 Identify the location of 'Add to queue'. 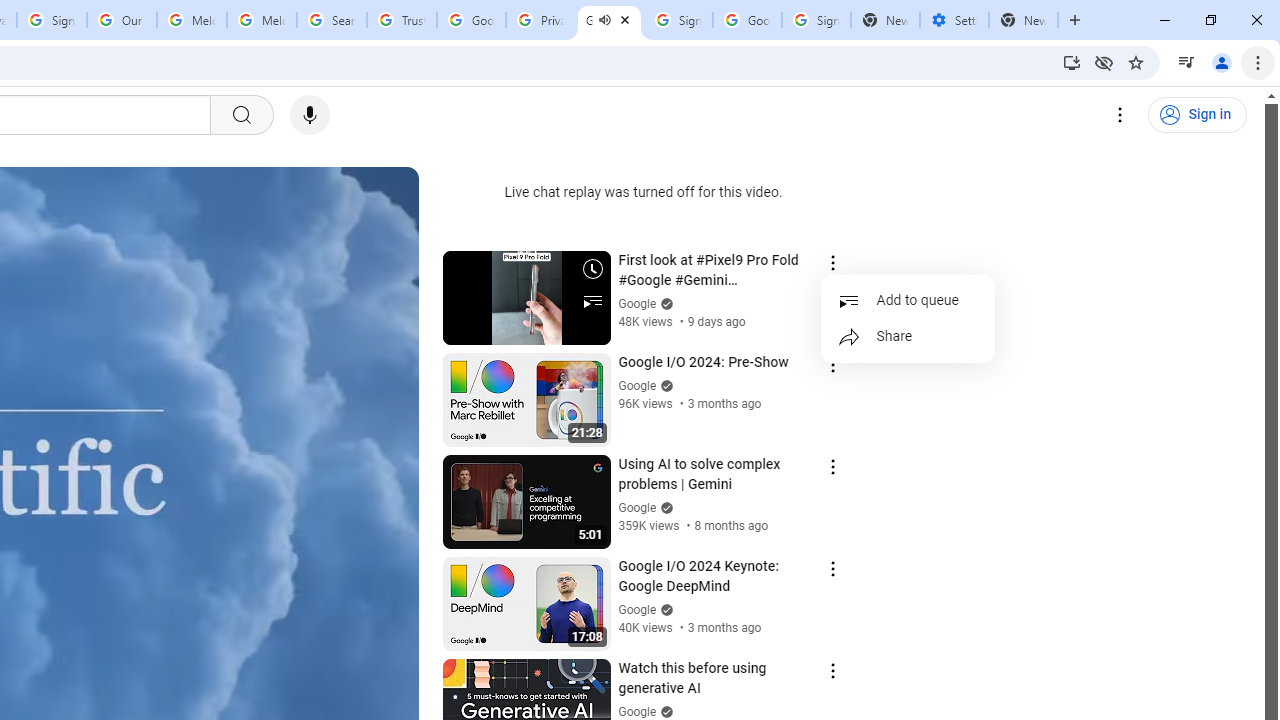
(907, 300).